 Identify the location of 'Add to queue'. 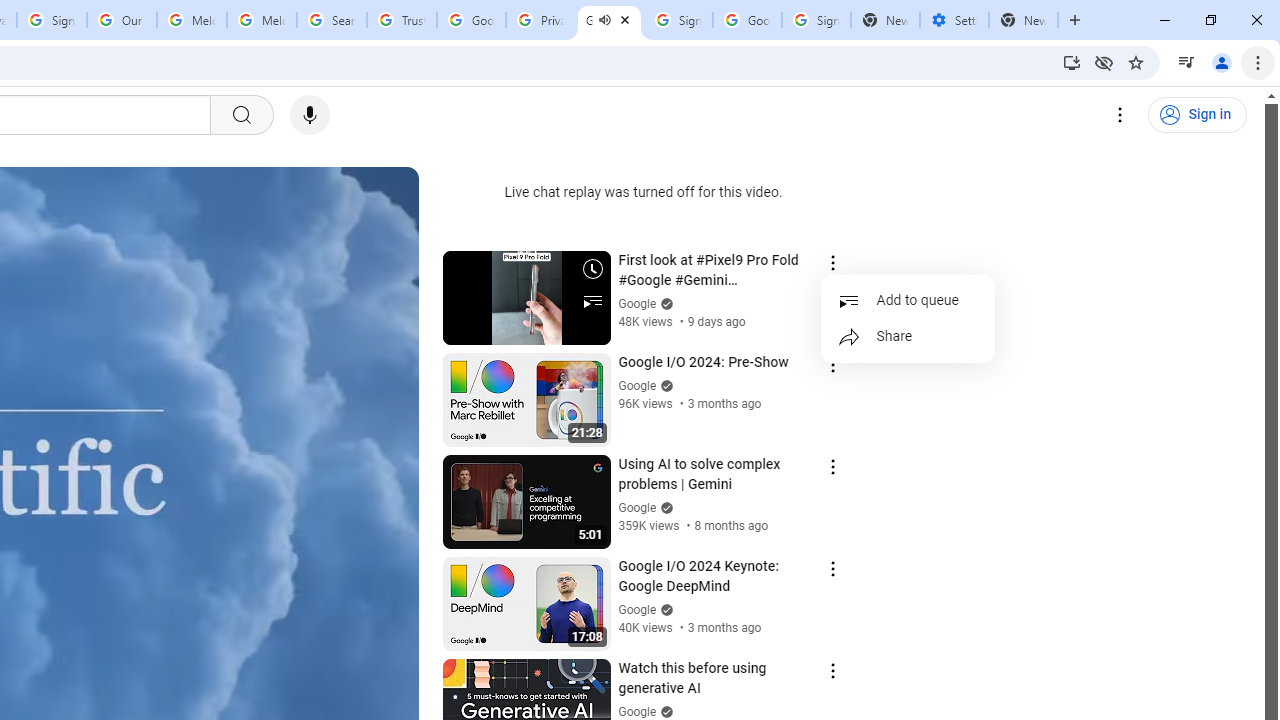
(907, 300).